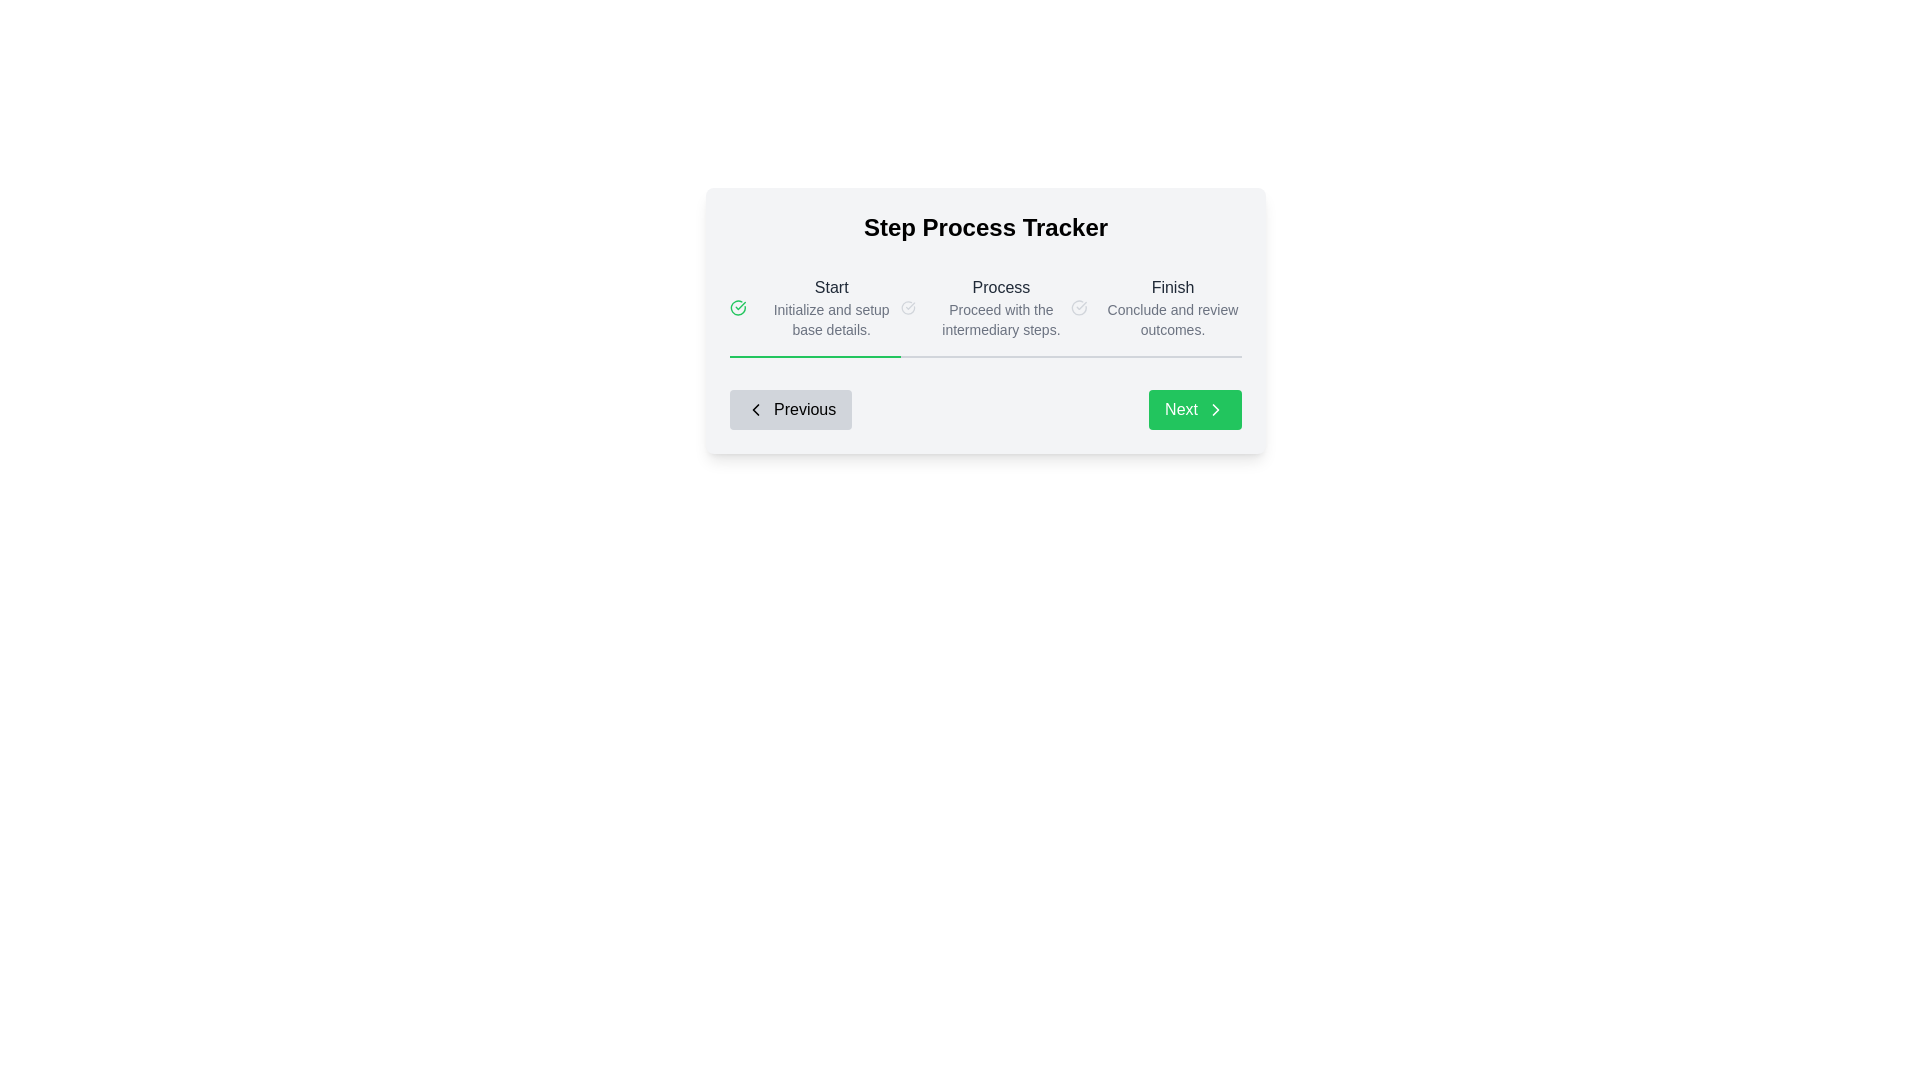  What do you see at coordinates (831, 288) in the screenshot?
I see `the bold text label displaying 'Start', which is positioned prominently above the lighter gray text line that states 'Initialize and setup base details.'` at bounding box center [831, 288].